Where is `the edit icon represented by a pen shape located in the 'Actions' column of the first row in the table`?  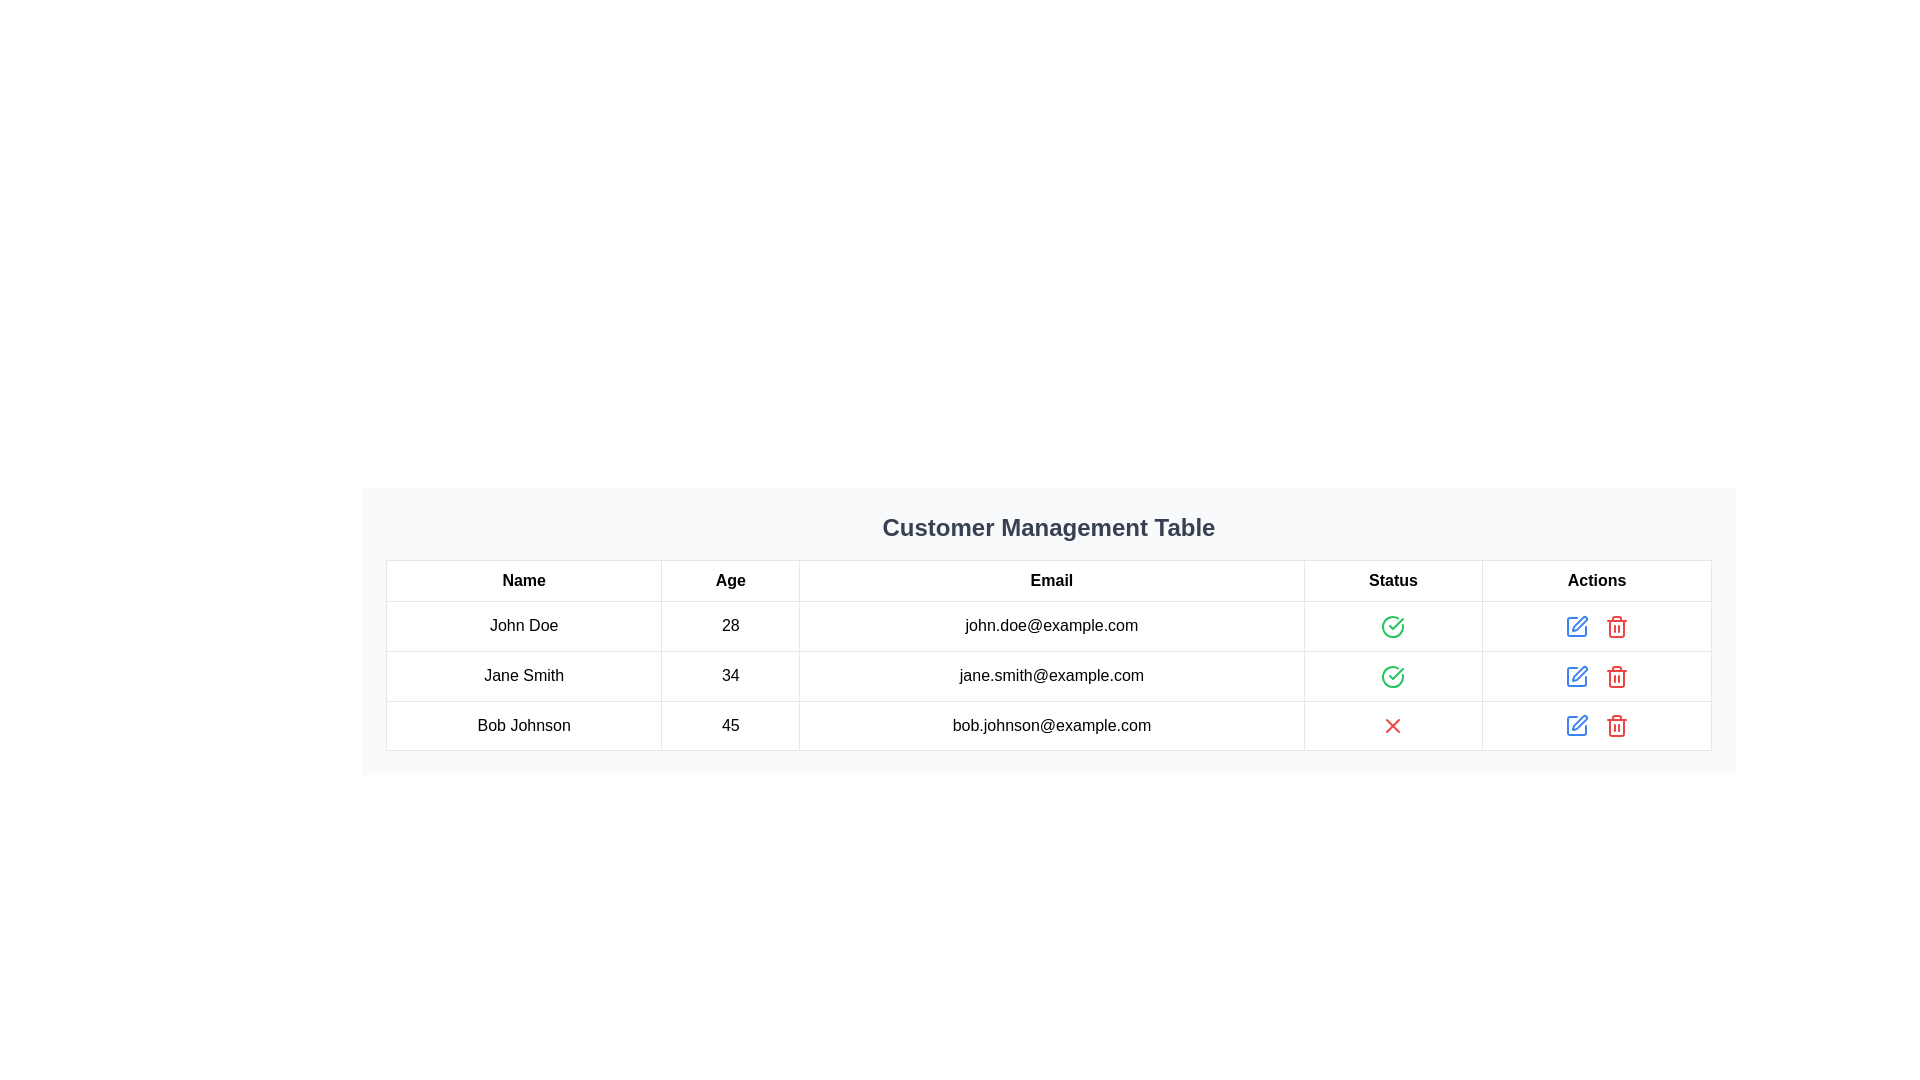 the edit icon represented by a pen shape located in the 'Actions' column of the first row in the table is located at coordinates (1578, 622).